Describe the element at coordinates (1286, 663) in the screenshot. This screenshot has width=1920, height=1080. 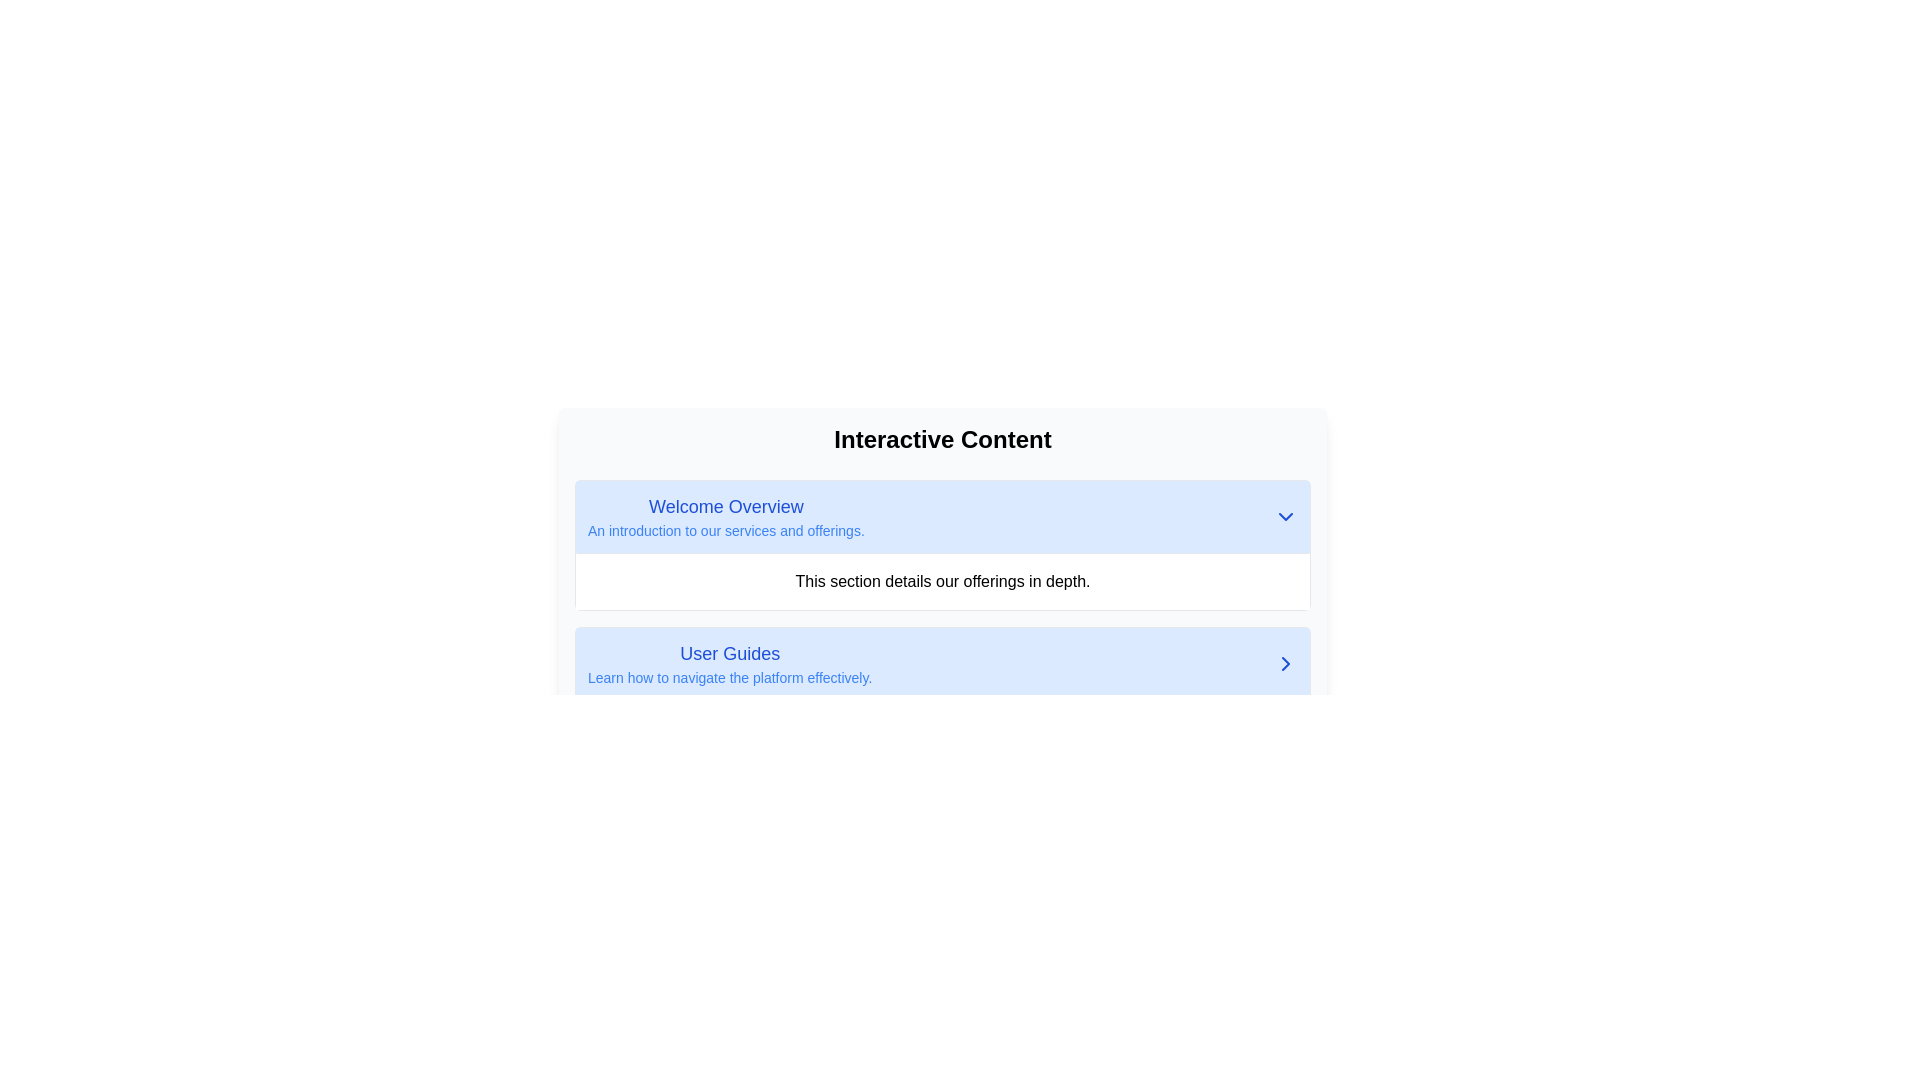
I see `the blue right-facing chevron icon located on the far right side of the 'User Guides' section` at that location.